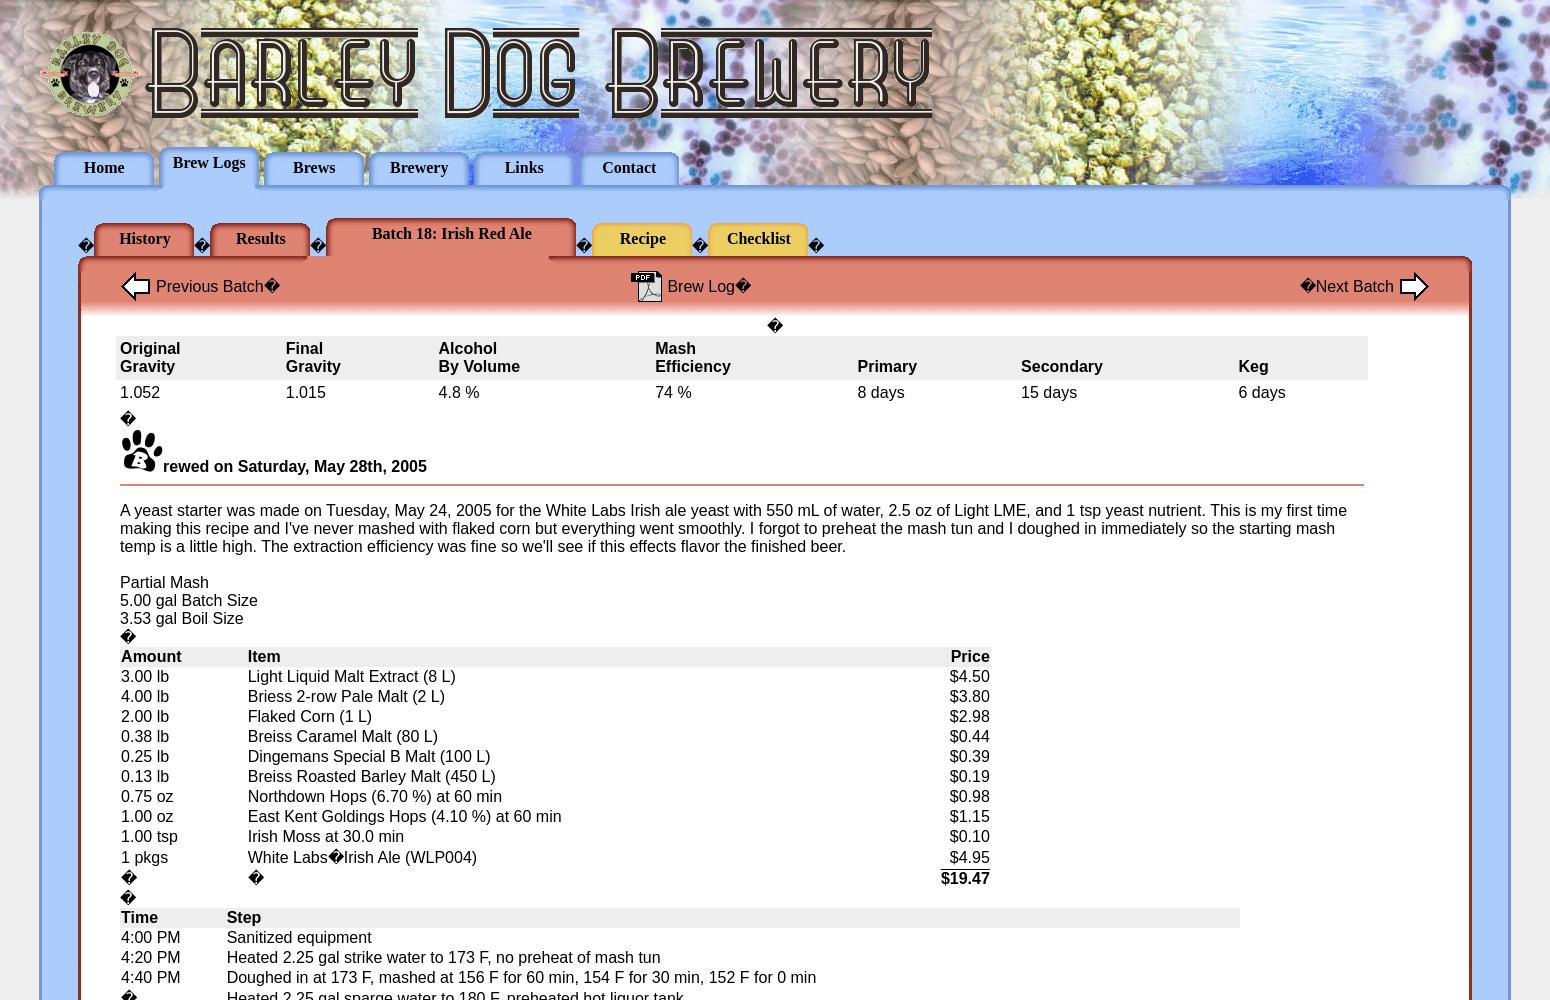 Image resolution: width=1550 pixels, height=1000 pixels. Describe the element at coordinates (619, 237) in the screenshot. I see `'Recipe'` at that location.